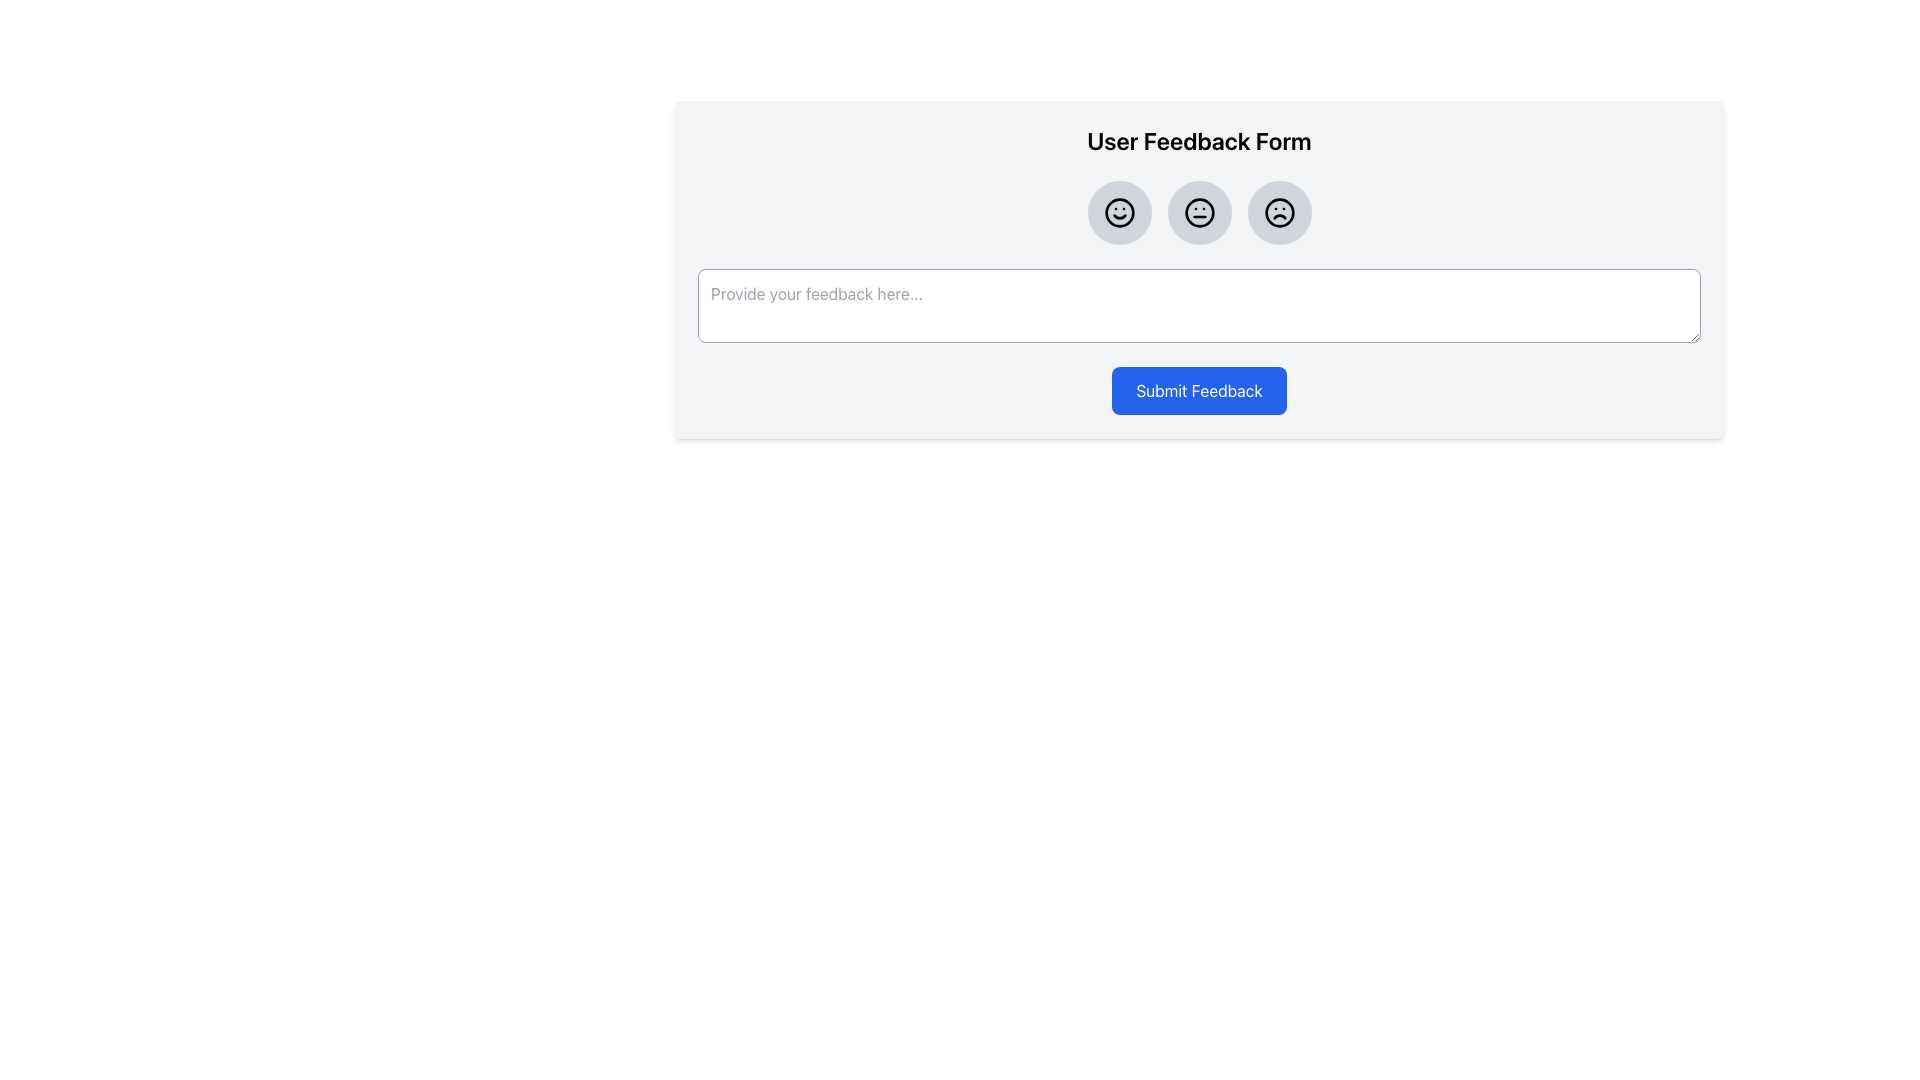 The width and height of the screenshot is (1920, 1080). What do you see at coordinates (1199, 390) in the screenshot?
I see `the blue 'Submit Feedback' button with white text located at the bottom center of the 'User Feedback Form' panel` at bounding box center [1199, 390].